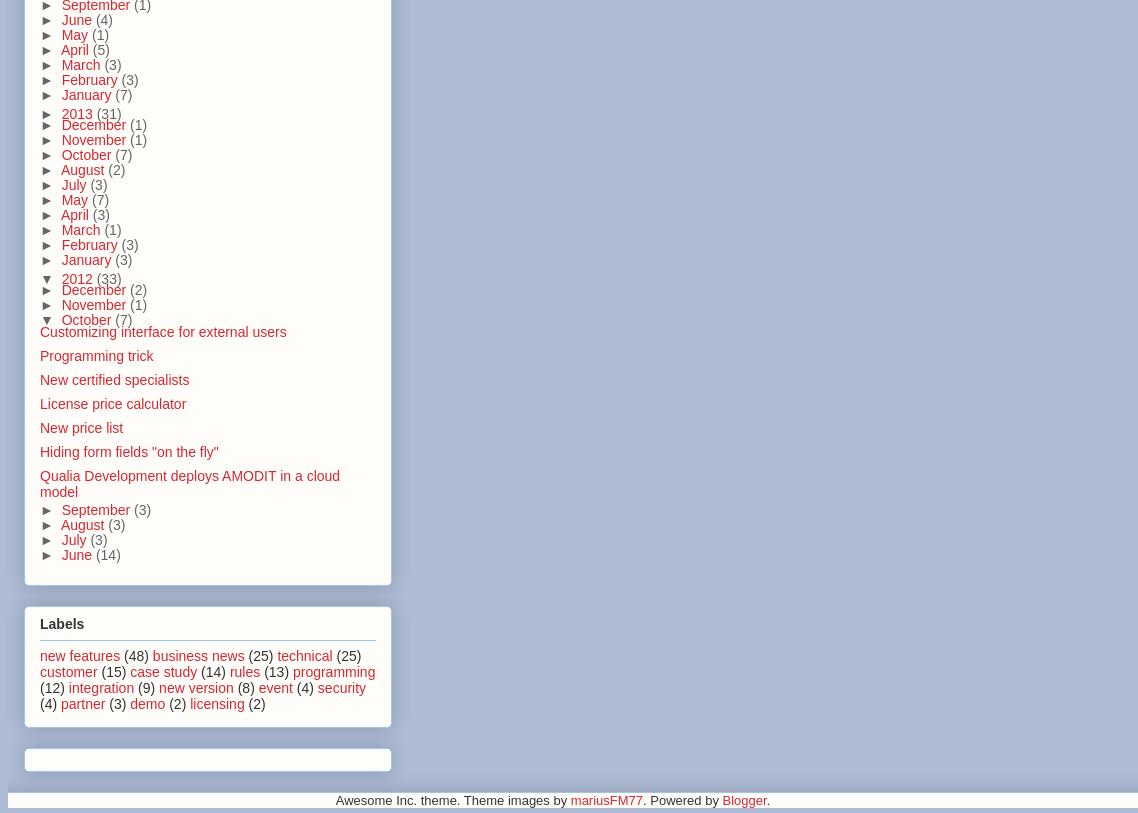 The image size is (1138, 813). What do you see at coordinates (100, 686) in the screenshot?
I see `'integration'` at bounding box center [100, 686].